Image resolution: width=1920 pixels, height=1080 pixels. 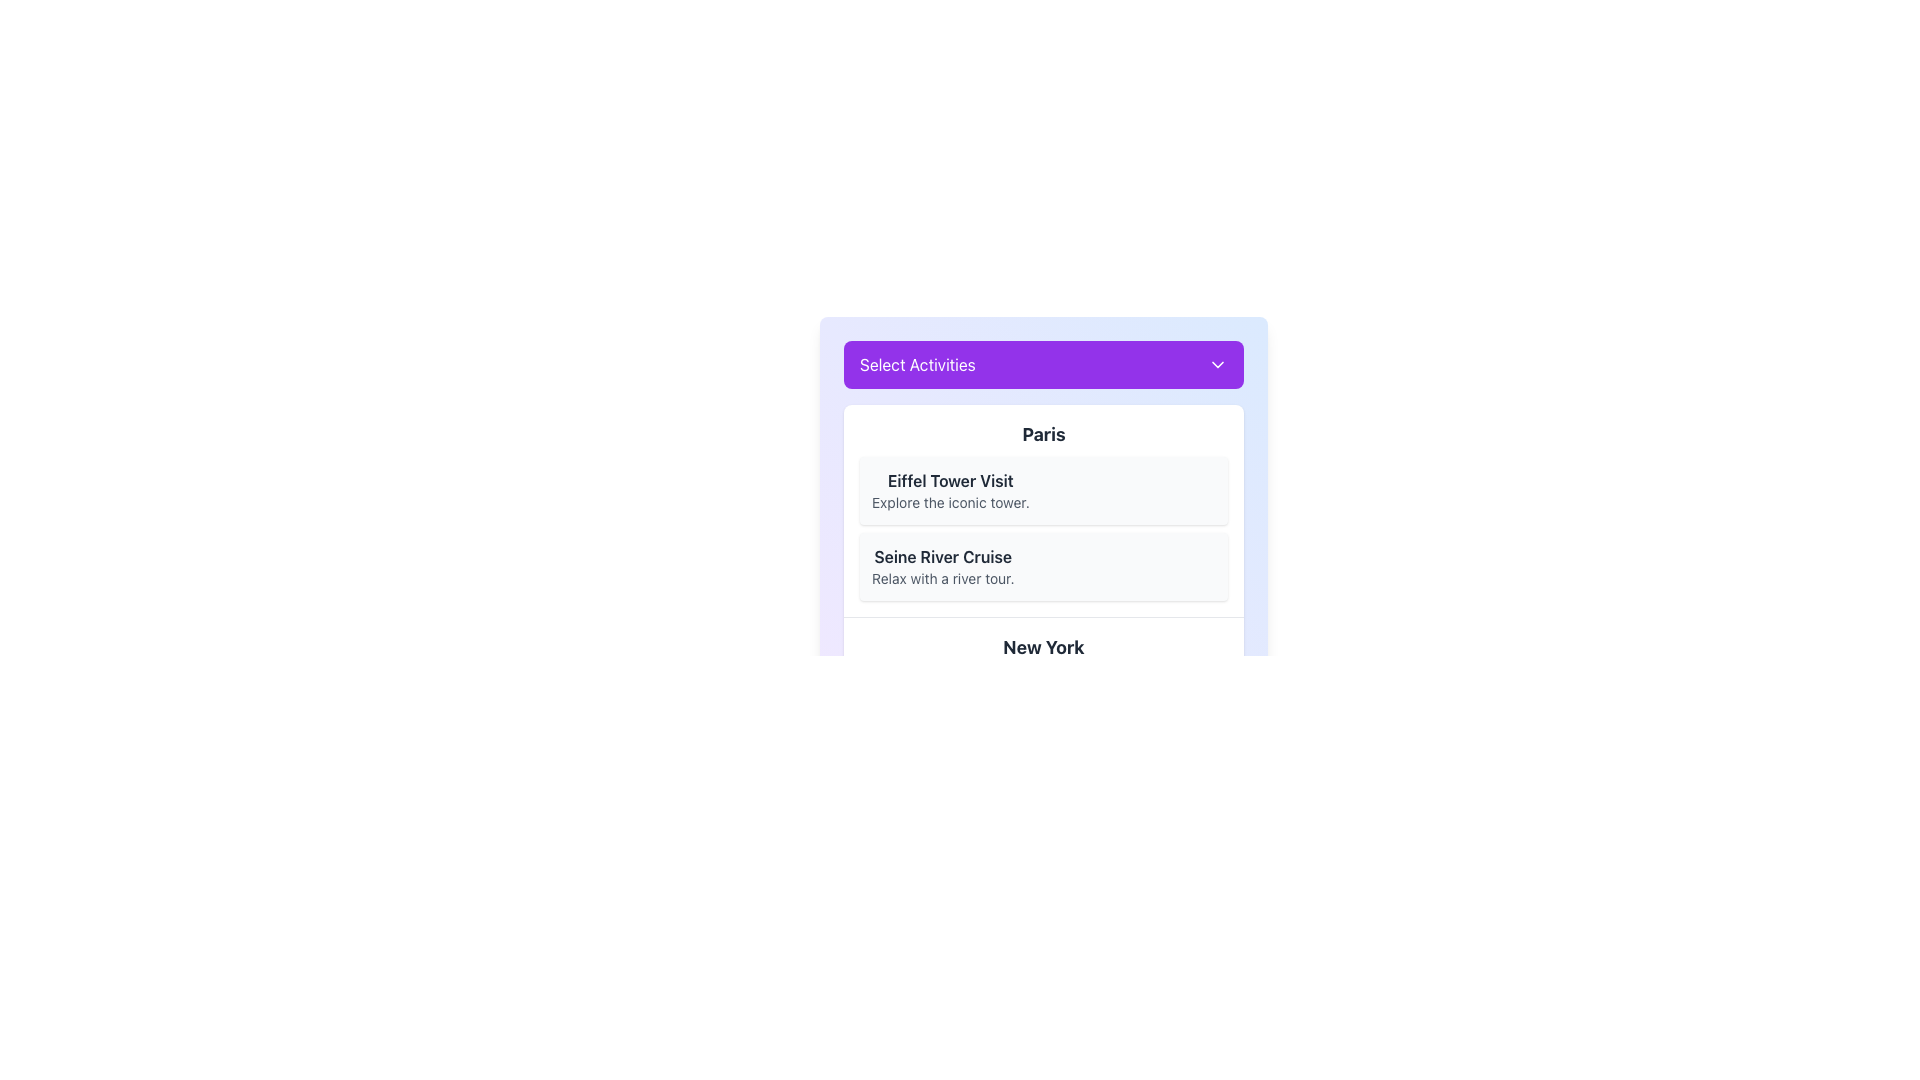 What do you see at coordinates (1042, 365) in the screenshot?
I see `the purple dropdown menu trigger button labeled 'Select Activities'` at bounding box center [1042, 365].